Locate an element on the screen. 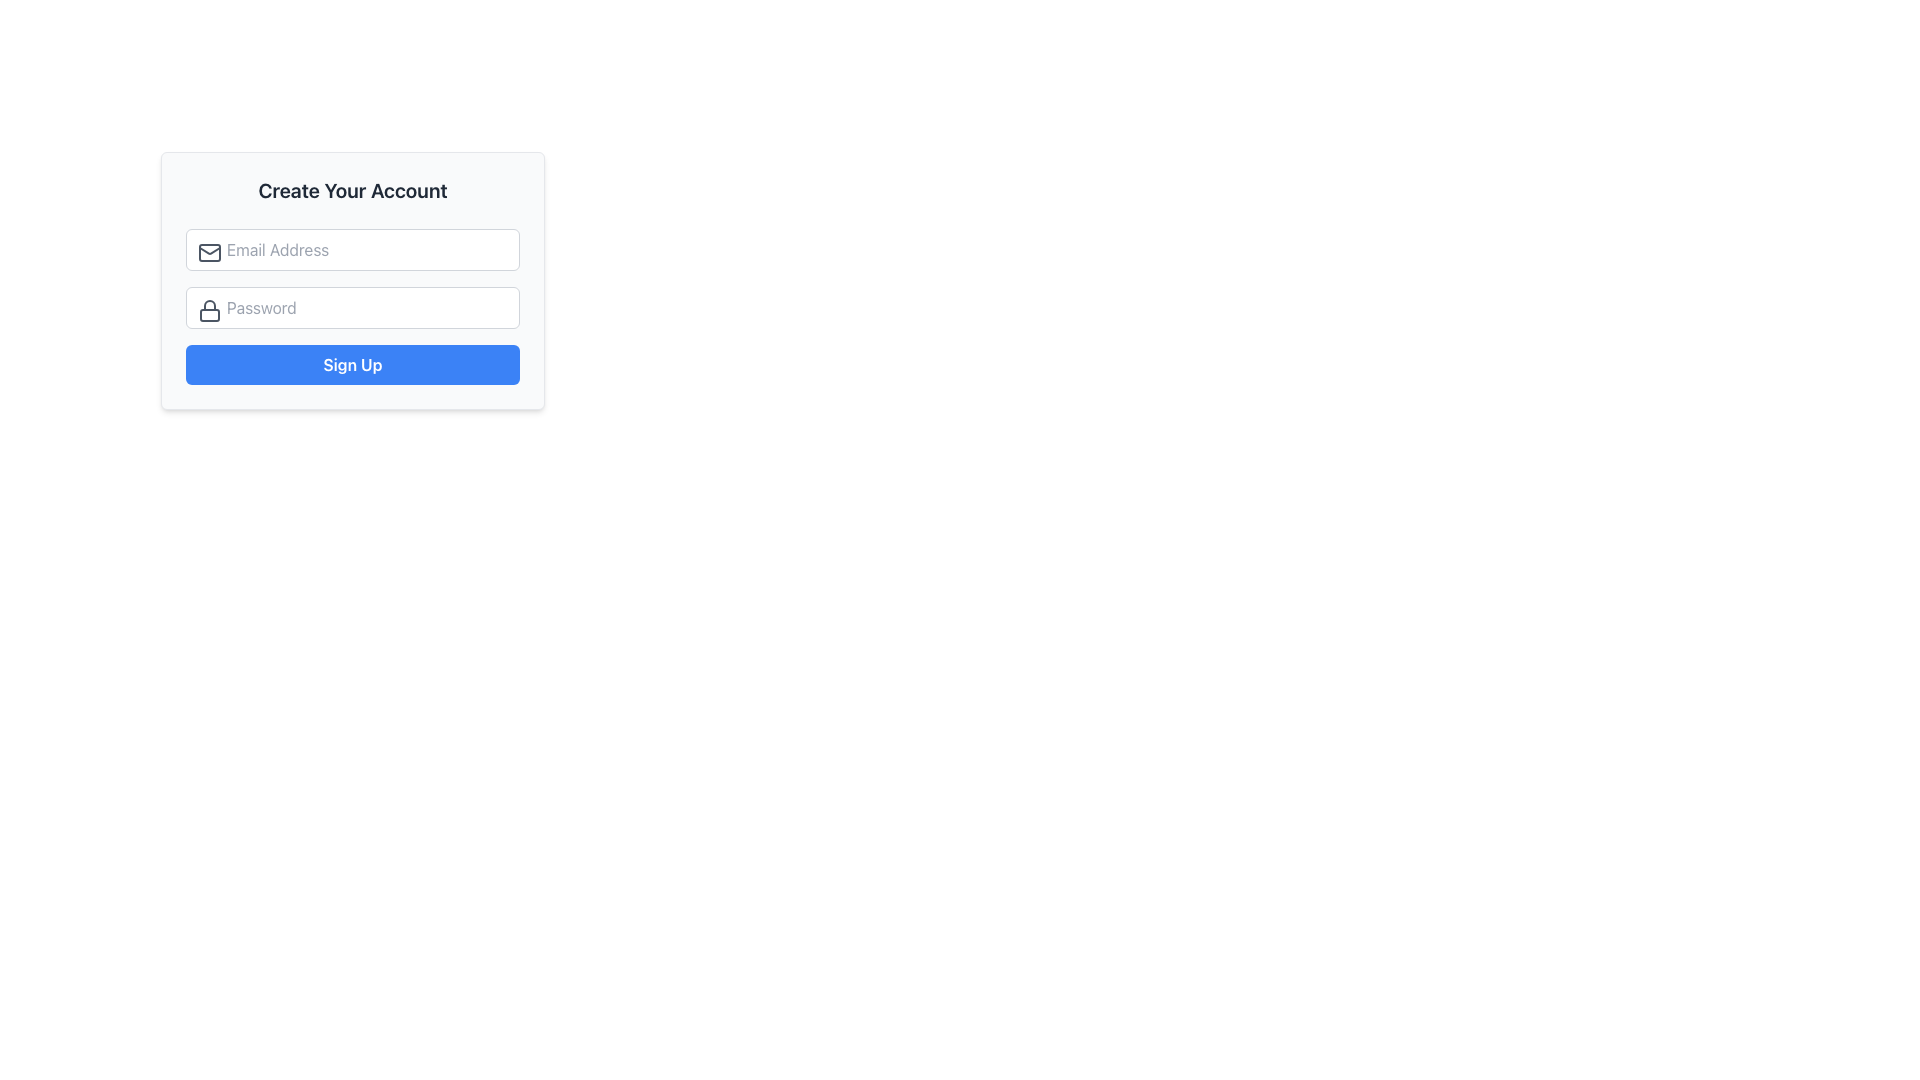  the bottom section of the lock icon, which is a rectangular shape with rounded corners, located inside a security-related visual representation adjacent to the password input field is located at coordinates (210, 315).